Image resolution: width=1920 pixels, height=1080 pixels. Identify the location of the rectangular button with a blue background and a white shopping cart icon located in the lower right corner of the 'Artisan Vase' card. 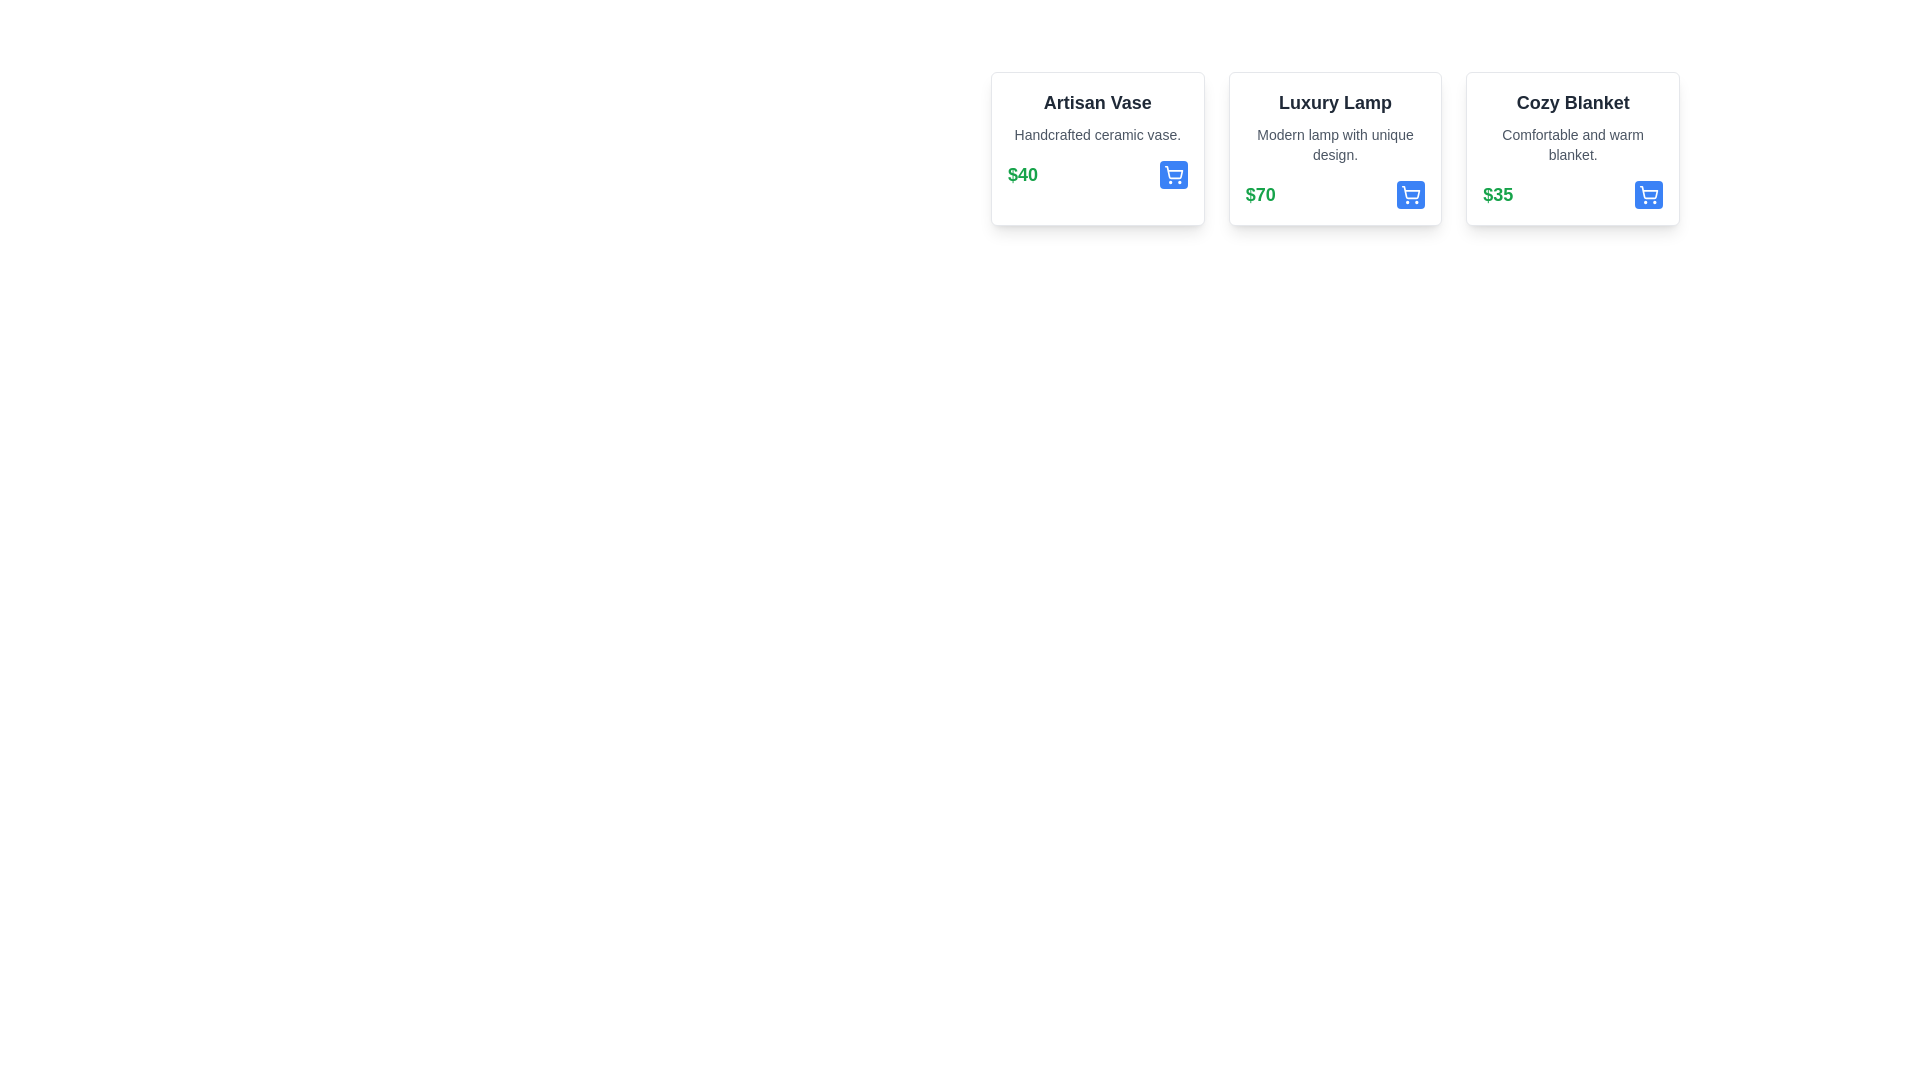
(1173, 173).